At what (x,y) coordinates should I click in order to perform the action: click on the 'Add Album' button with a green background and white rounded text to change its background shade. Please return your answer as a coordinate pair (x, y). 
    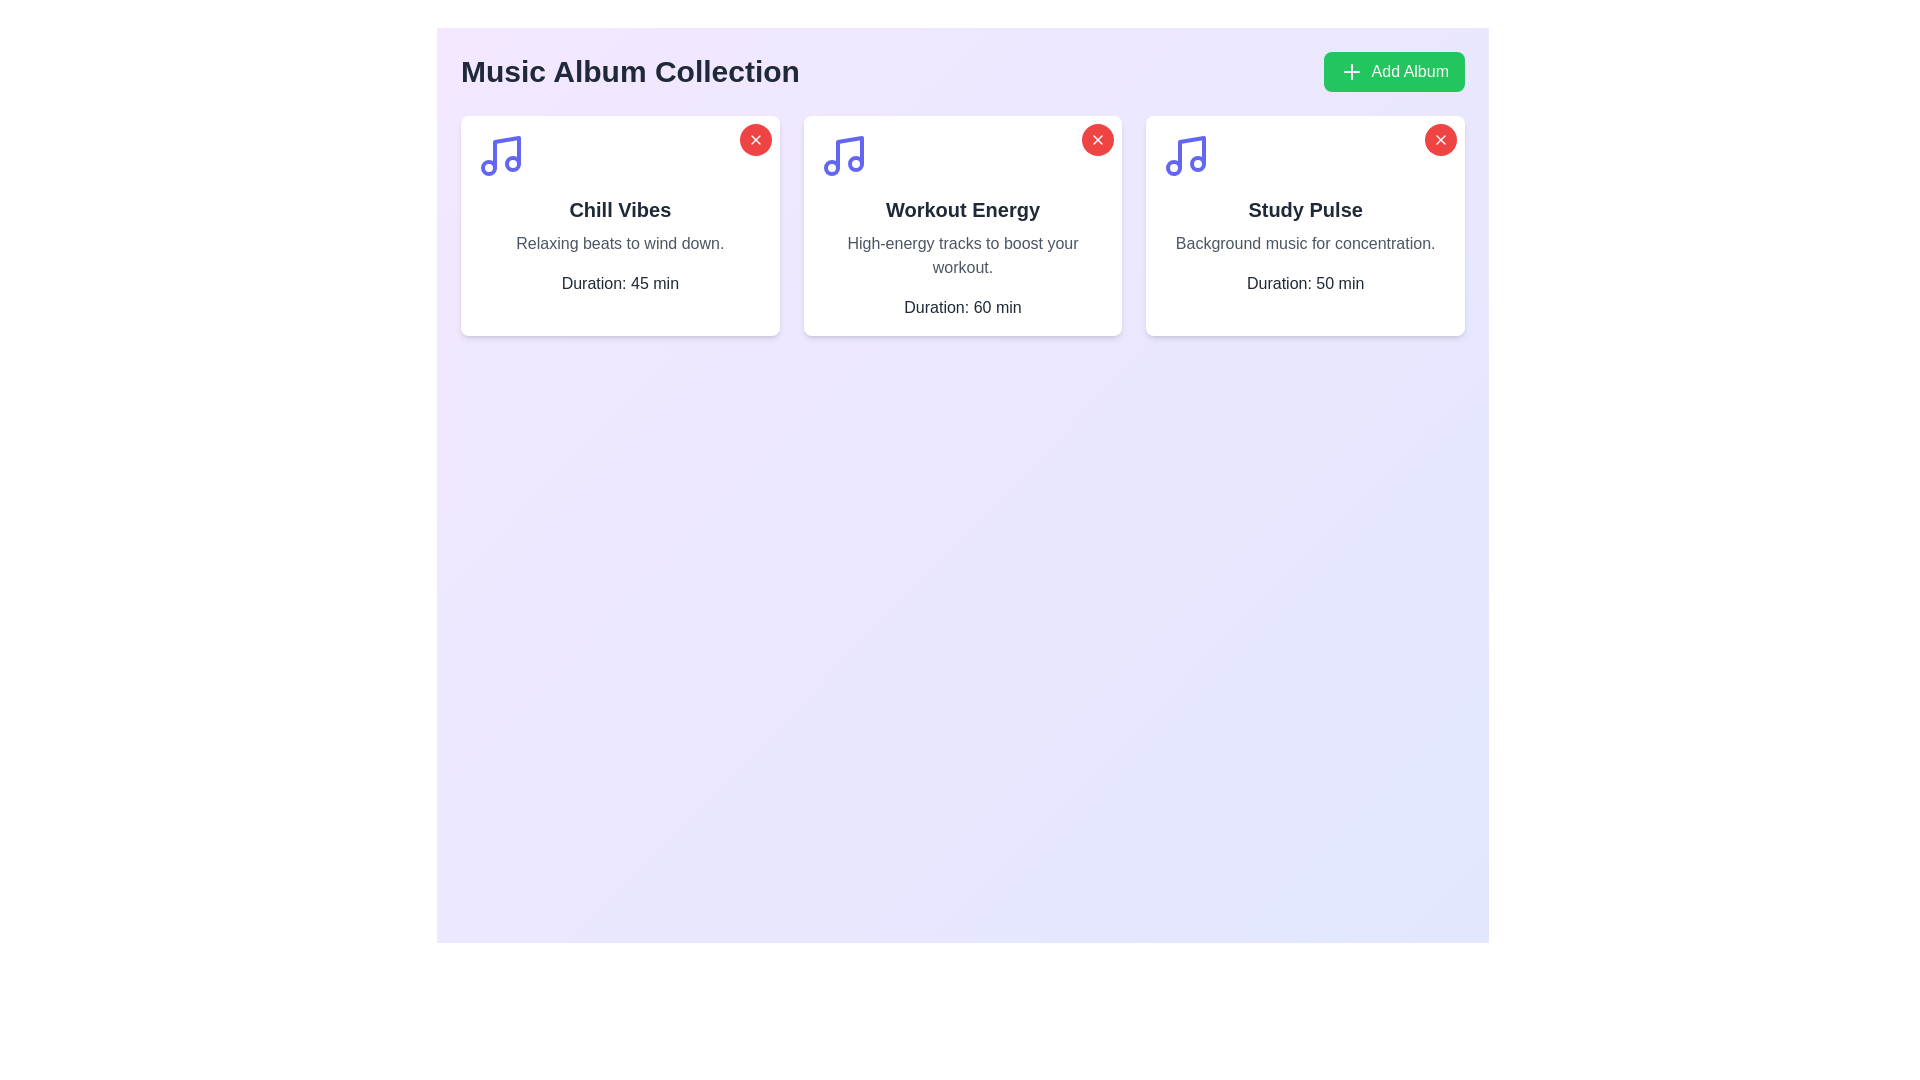
    Looking at the image, I should click on (1393, 71).